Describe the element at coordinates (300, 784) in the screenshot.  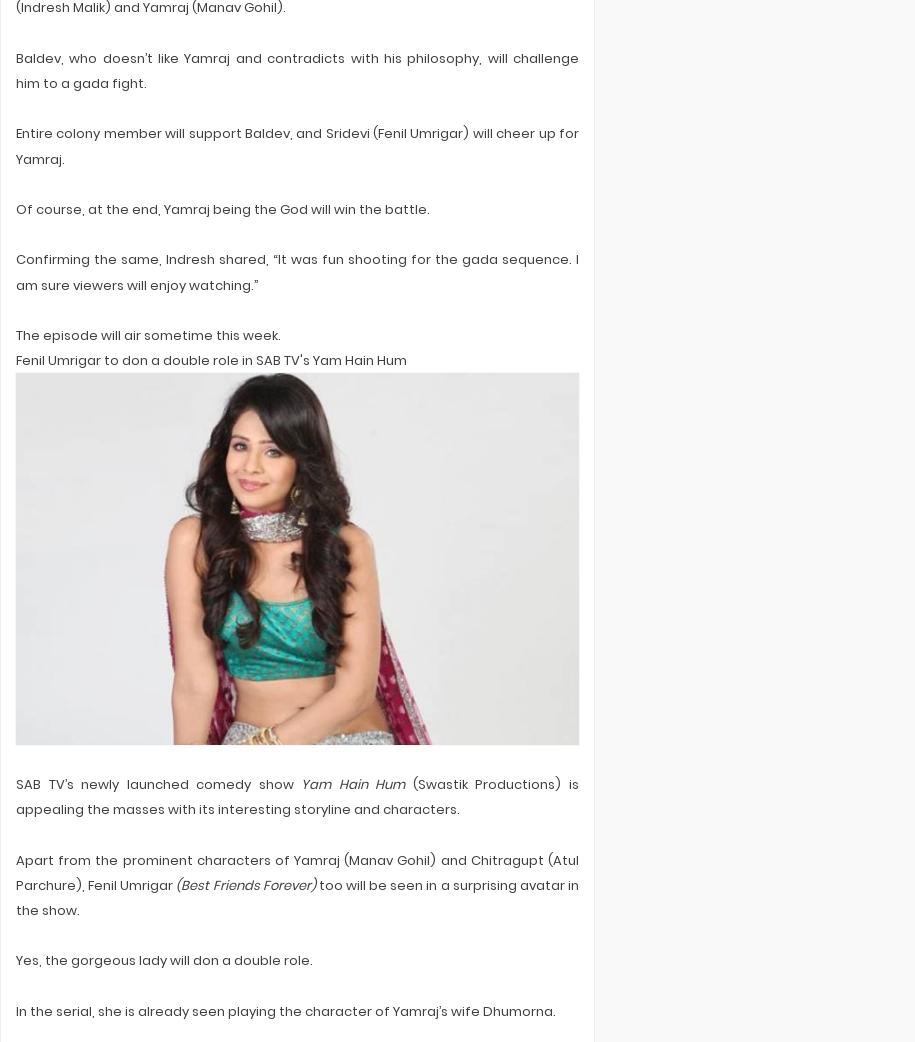
I see `'Yam Hain Hum'` at that location.